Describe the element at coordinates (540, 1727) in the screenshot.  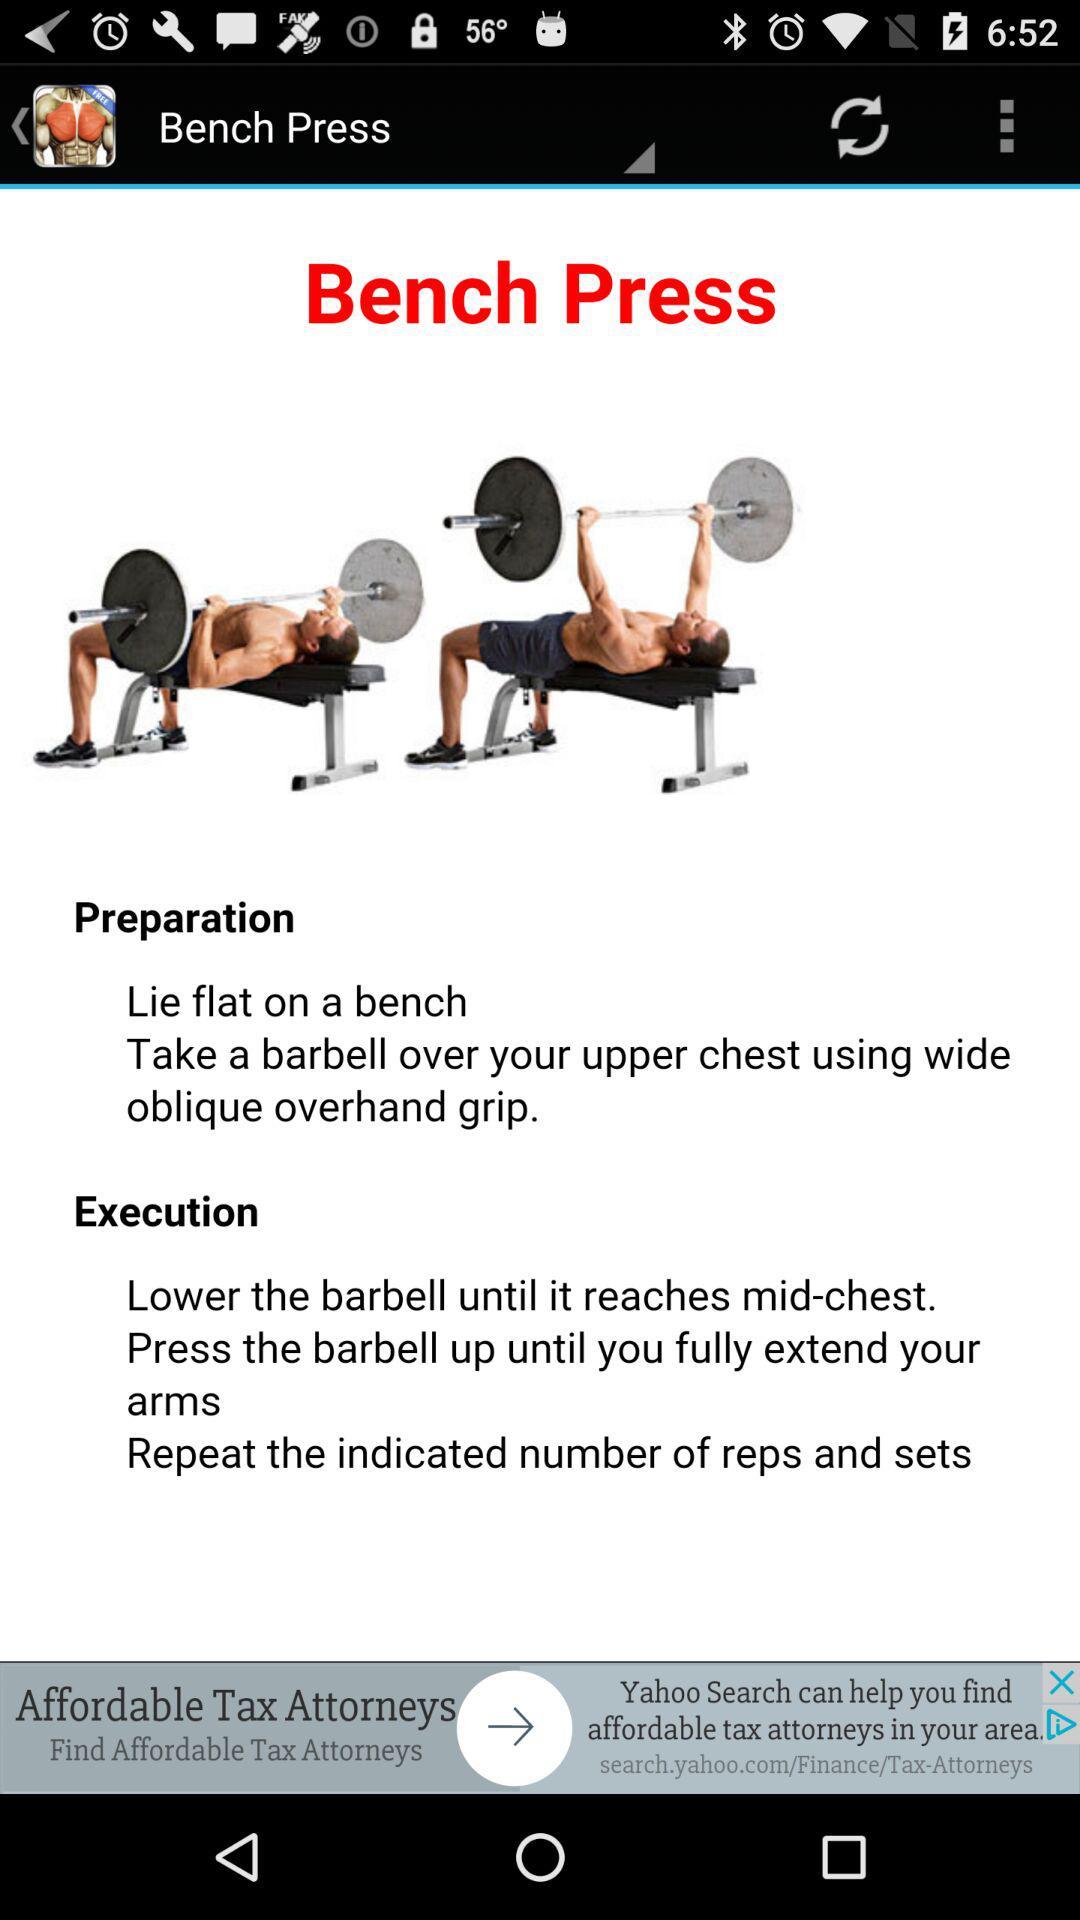
I see `advertisement` at that location.